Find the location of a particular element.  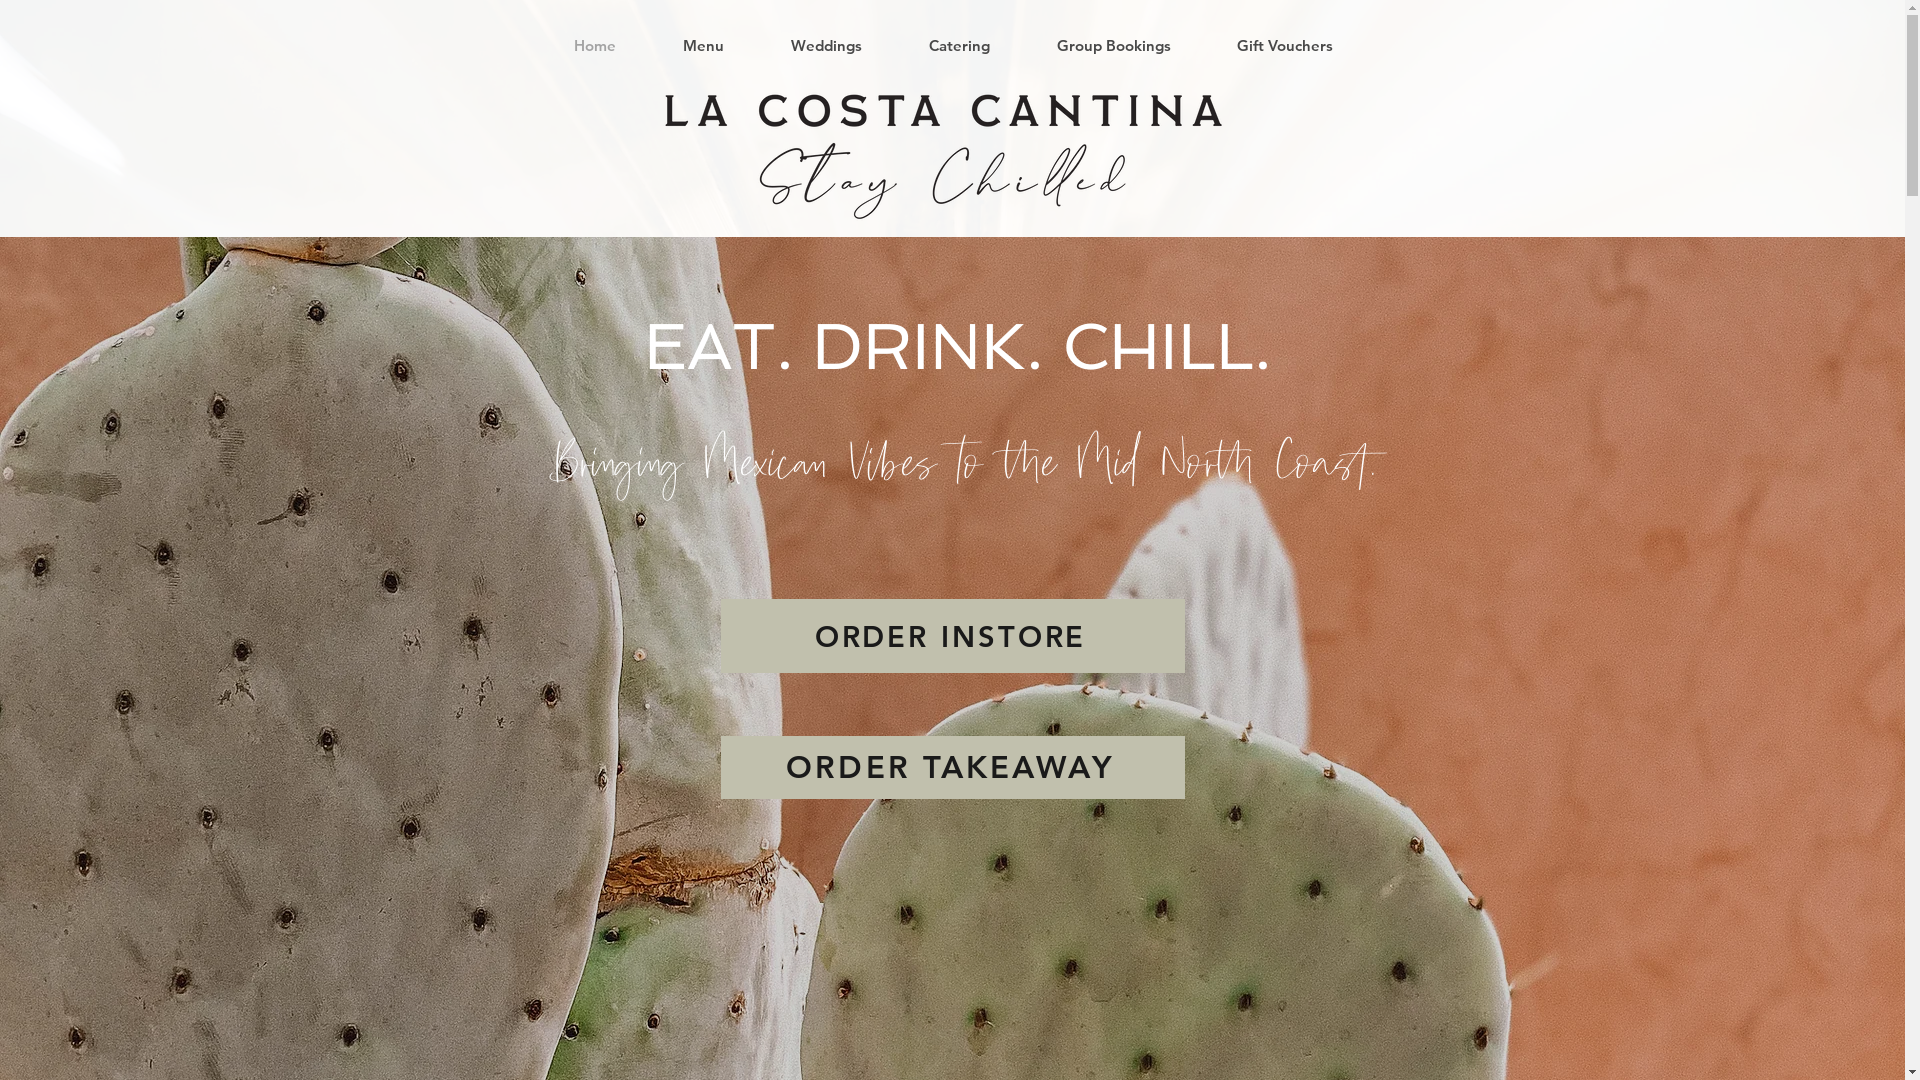

'Group Bookings' is located at coordinates (1112, 45).